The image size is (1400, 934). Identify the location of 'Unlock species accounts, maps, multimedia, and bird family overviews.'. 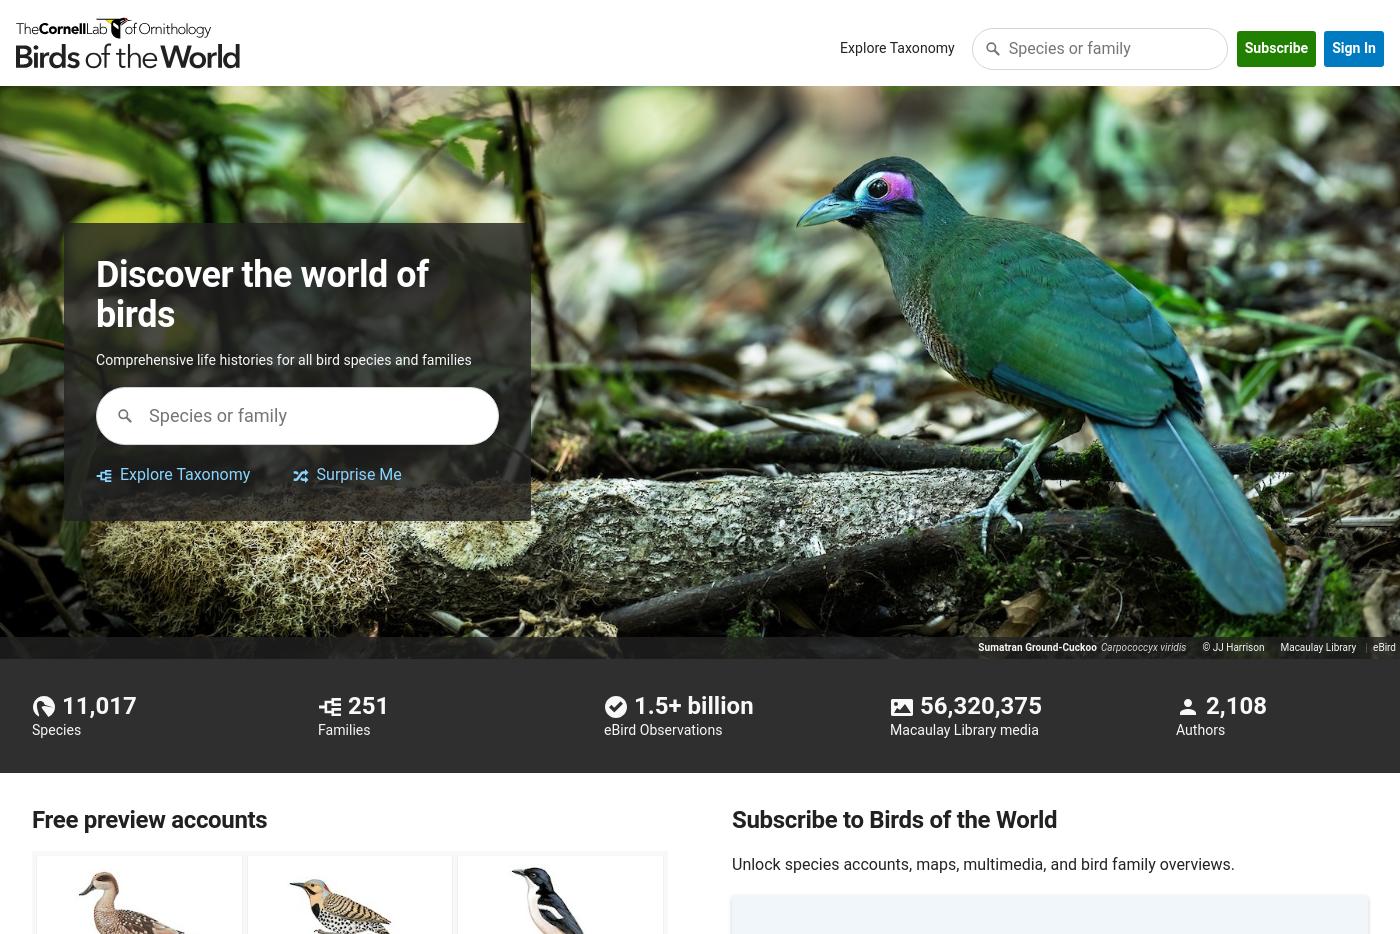
(732, 862).